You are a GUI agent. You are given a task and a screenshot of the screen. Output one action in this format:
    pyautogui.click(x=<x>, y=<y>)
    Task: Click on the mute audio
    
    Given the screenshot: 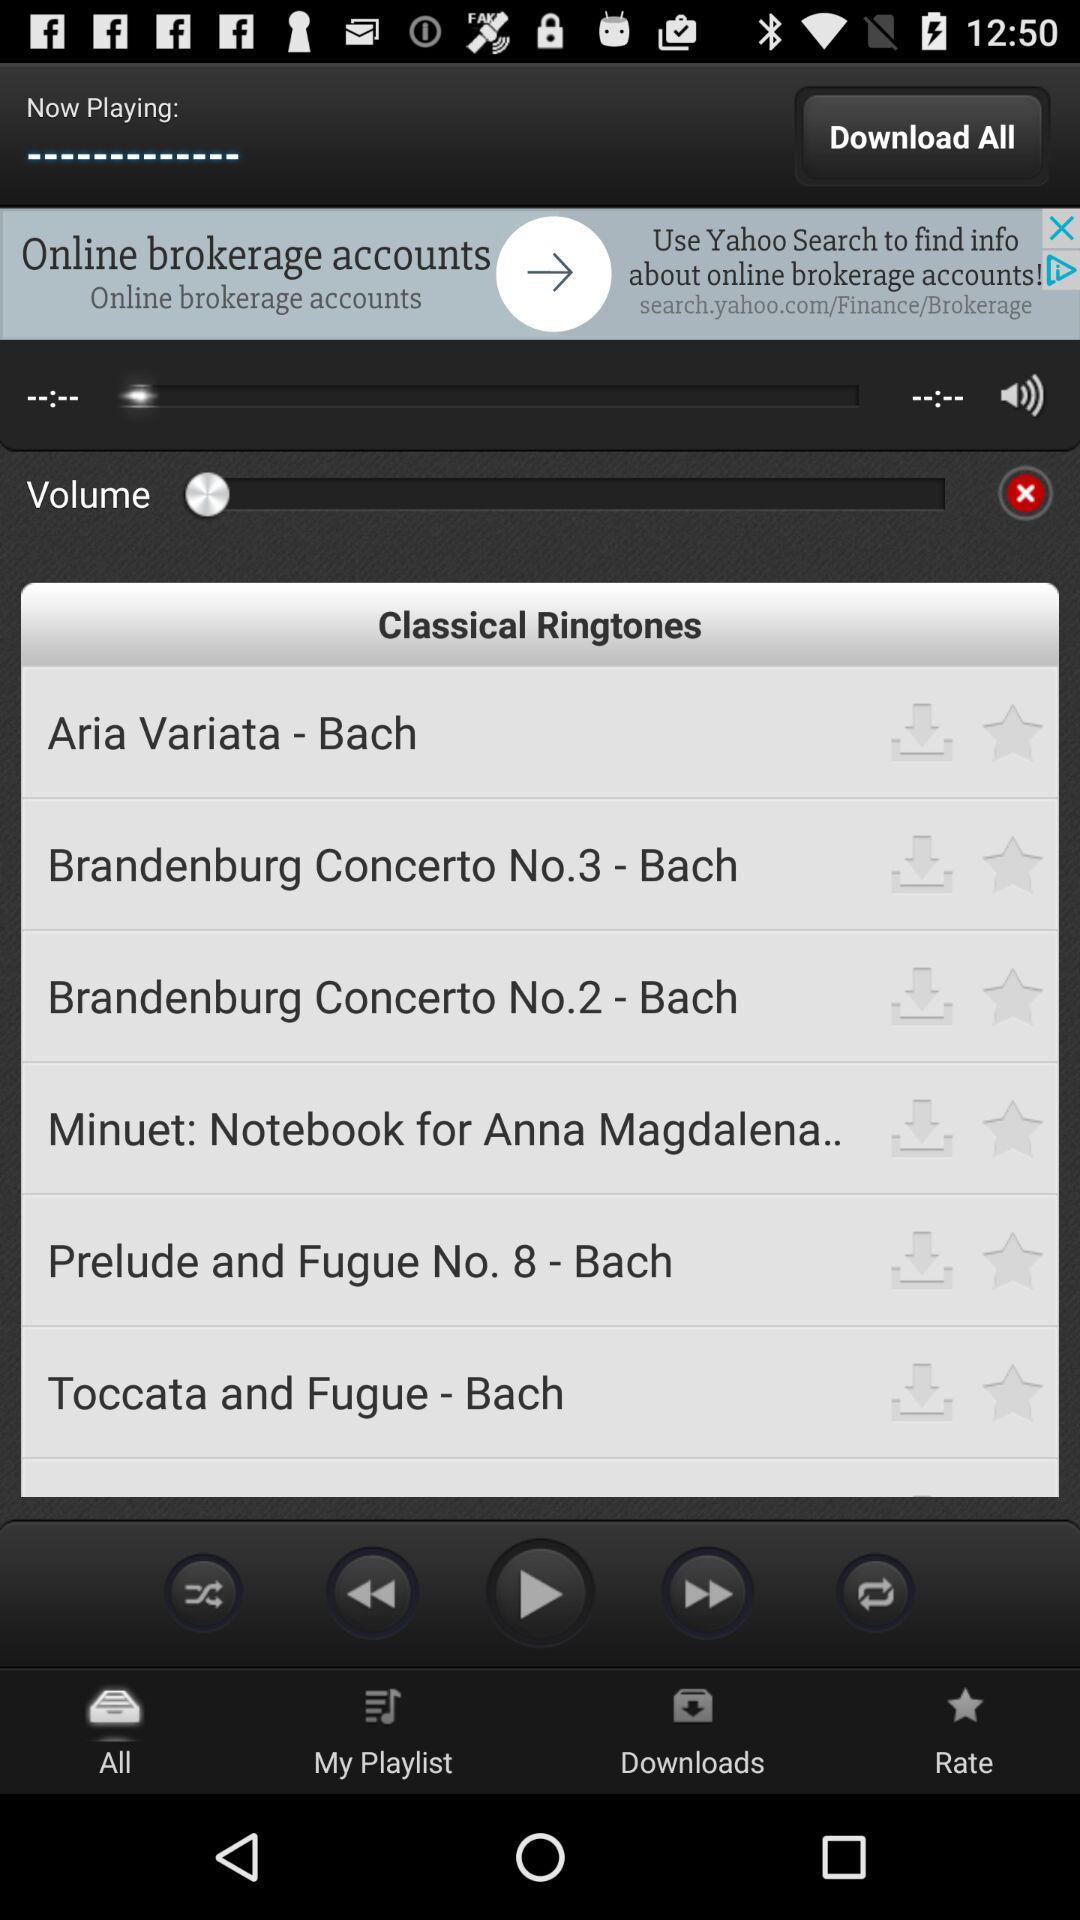 What is the action you would take?
    pyautogui.click(x=1025, y=493)
    